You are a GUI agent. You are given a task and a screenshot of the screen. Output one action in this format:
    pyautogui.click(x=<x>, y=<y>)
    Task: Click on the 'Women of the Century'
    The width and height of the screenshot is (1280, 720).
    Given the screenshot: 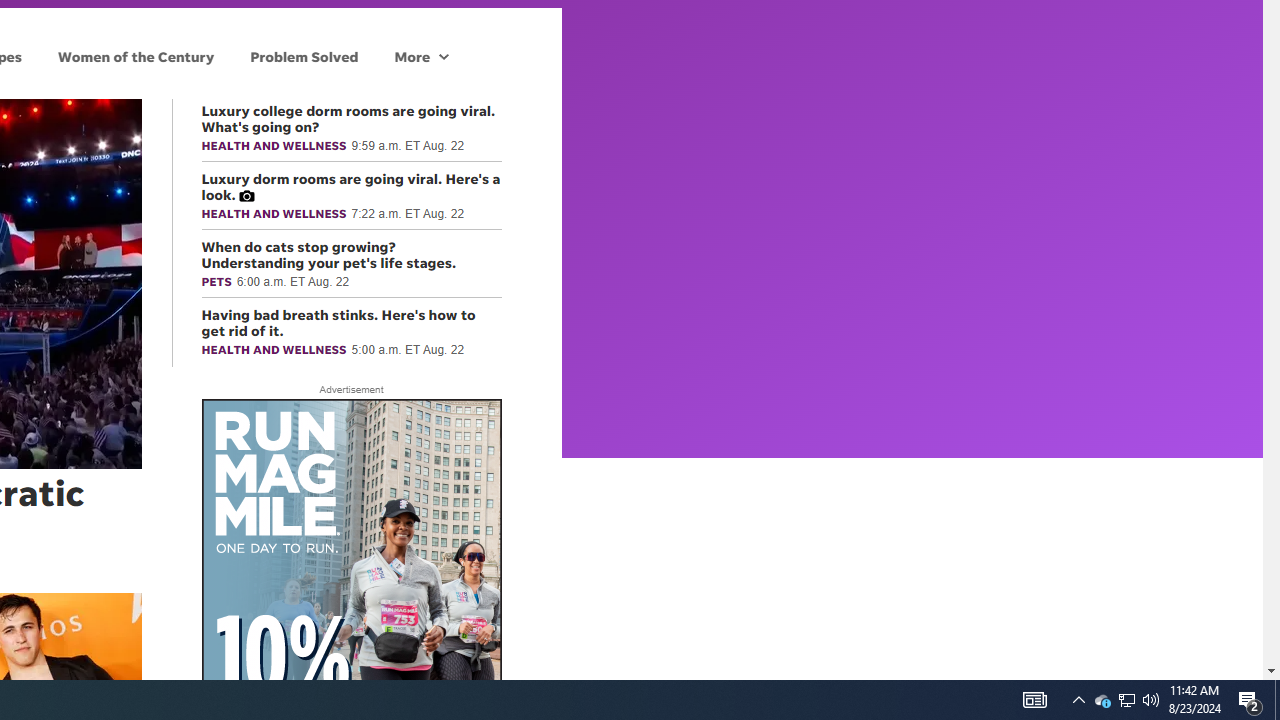 What is the action you would take?
    pyautogui.click(x=135, y=55)
    